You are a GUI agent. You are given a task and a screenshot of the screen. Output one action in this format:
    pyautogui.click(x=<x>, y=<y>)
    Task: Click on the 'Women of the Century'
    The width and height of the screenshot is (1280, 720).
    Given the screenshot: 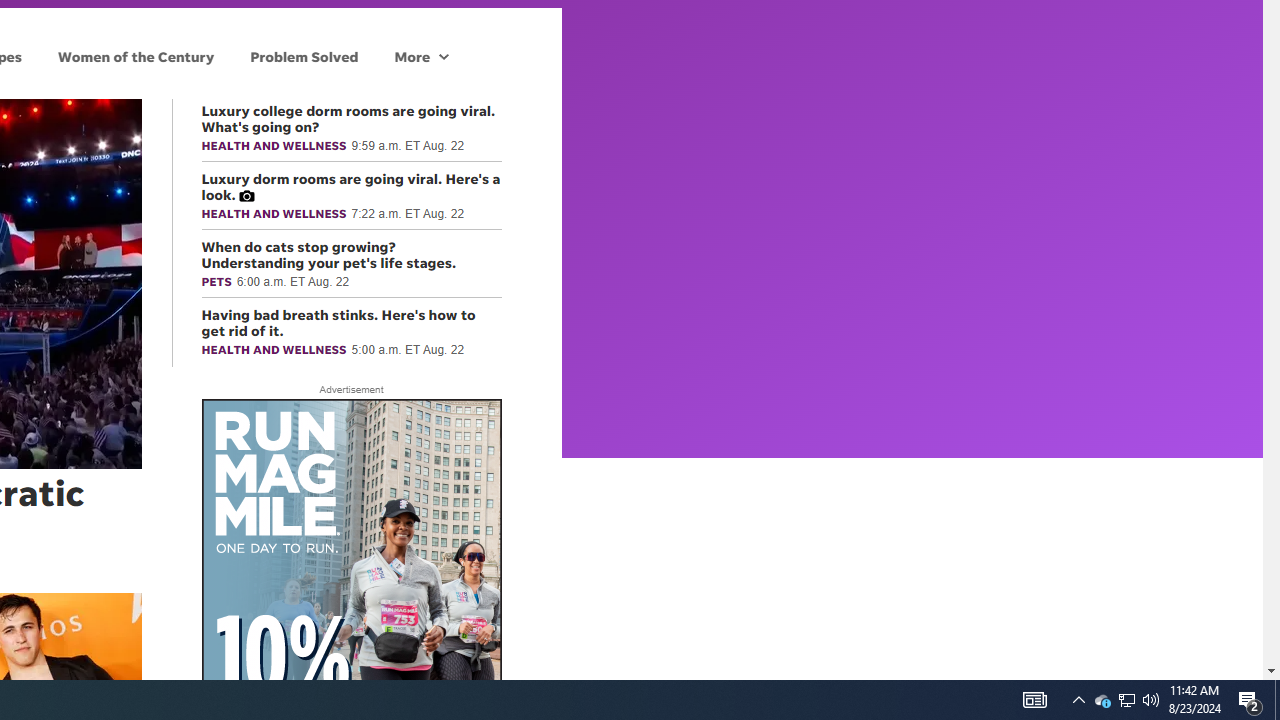 What is the action you would take?
    pyautogui.click(x=135, y=55)
    